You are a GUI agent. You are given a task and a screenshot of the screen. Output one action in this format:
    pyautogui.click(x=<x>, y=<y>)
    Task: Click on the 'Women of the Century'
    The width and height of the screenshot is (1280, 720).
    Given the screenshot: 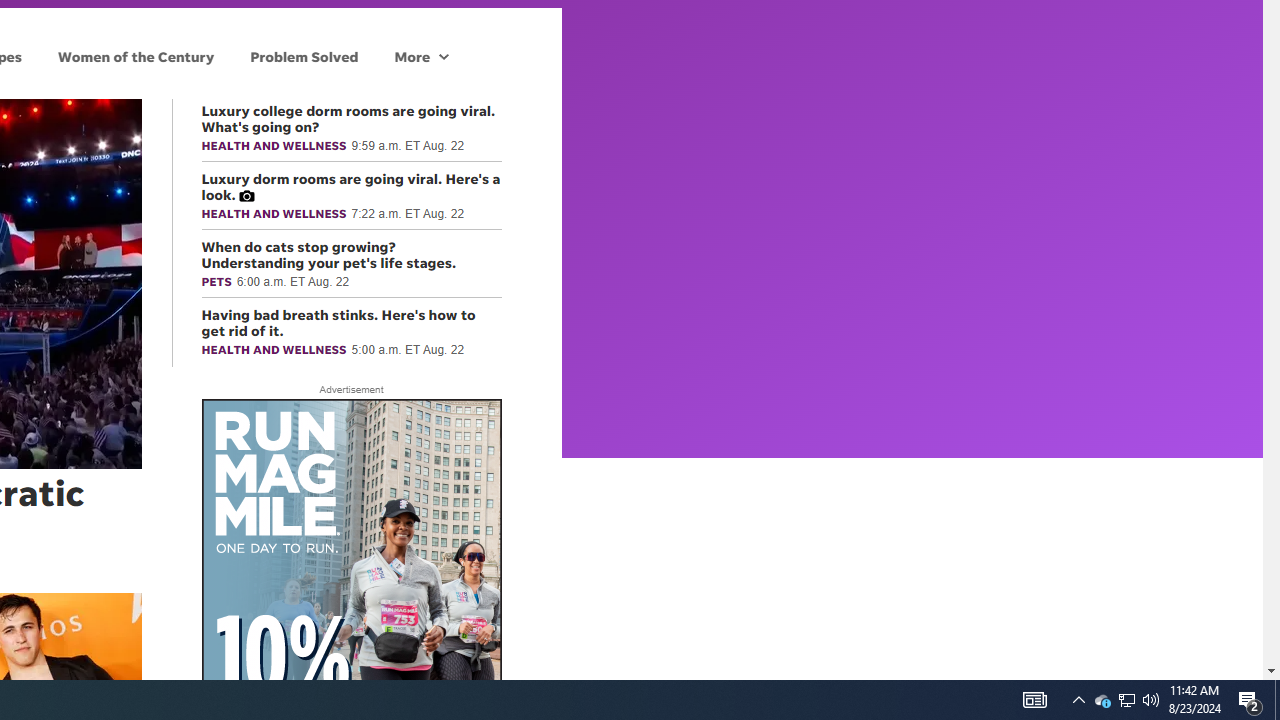 What is the action you would take?
    pyautogui.click(x=135, y=55)
    